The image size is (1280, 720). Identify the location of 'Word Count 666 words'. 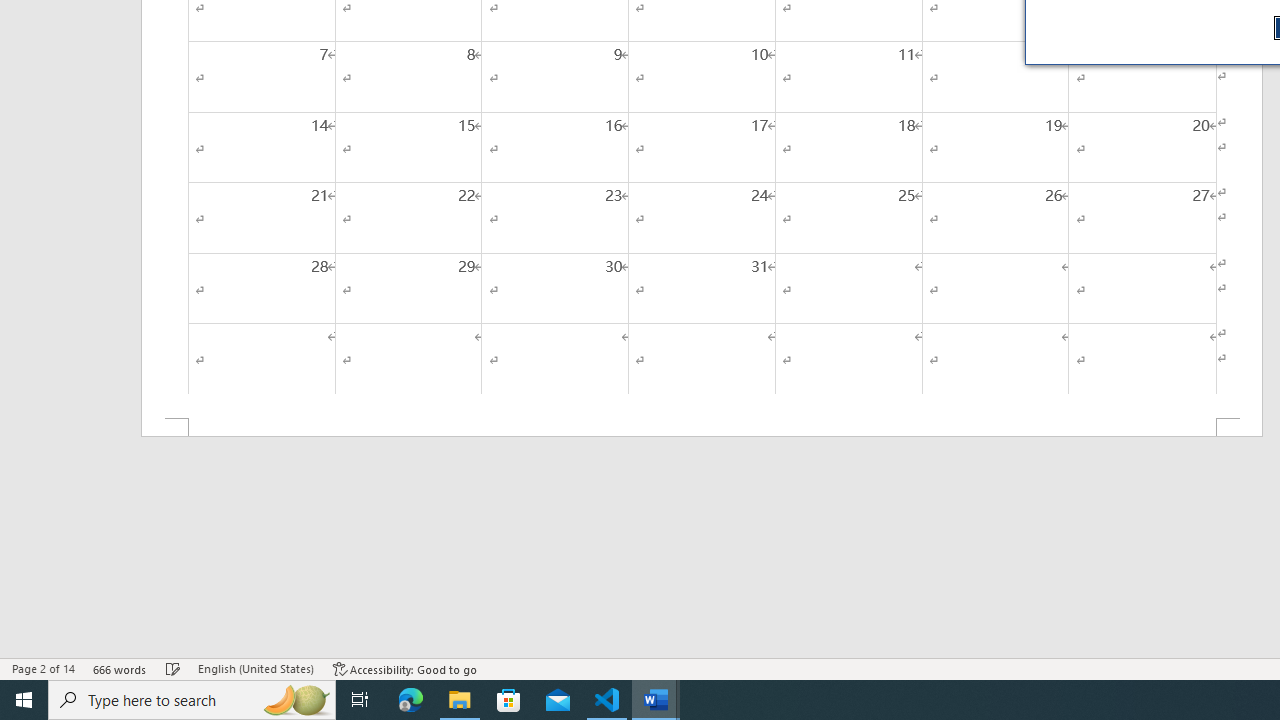
(119, 669).